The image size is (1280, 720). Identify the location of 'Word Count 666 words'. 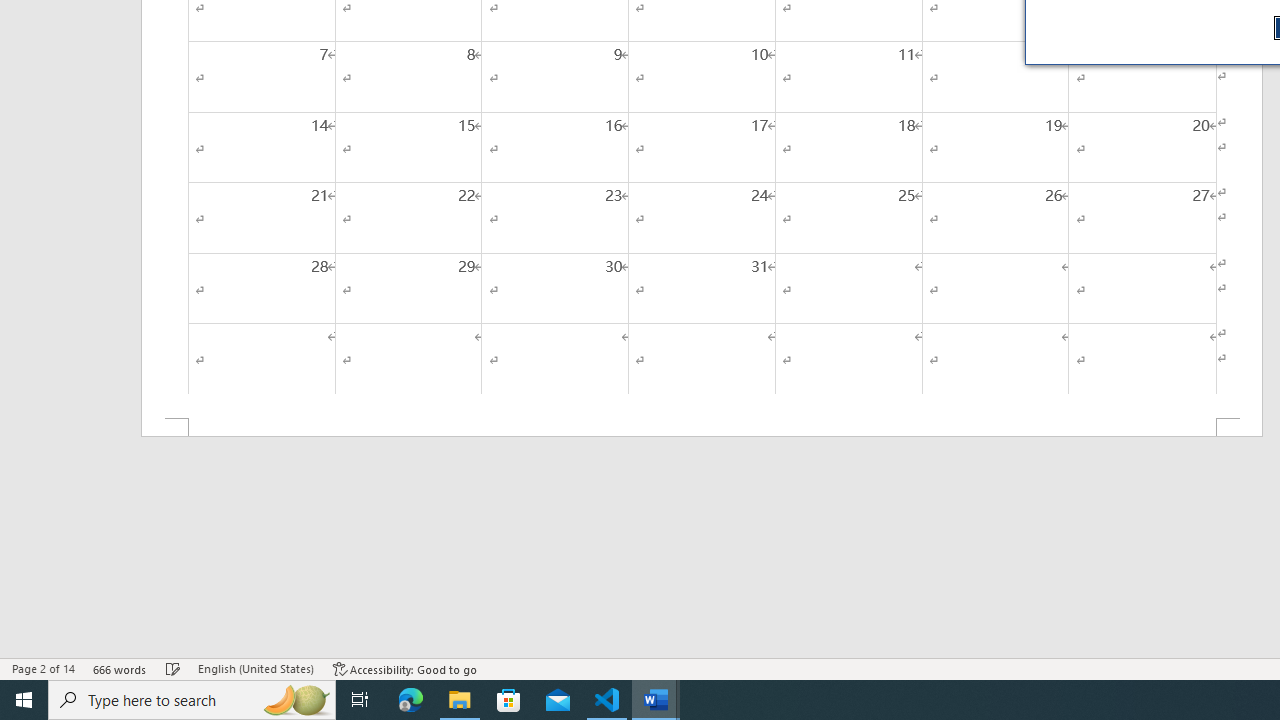
(119, 669).